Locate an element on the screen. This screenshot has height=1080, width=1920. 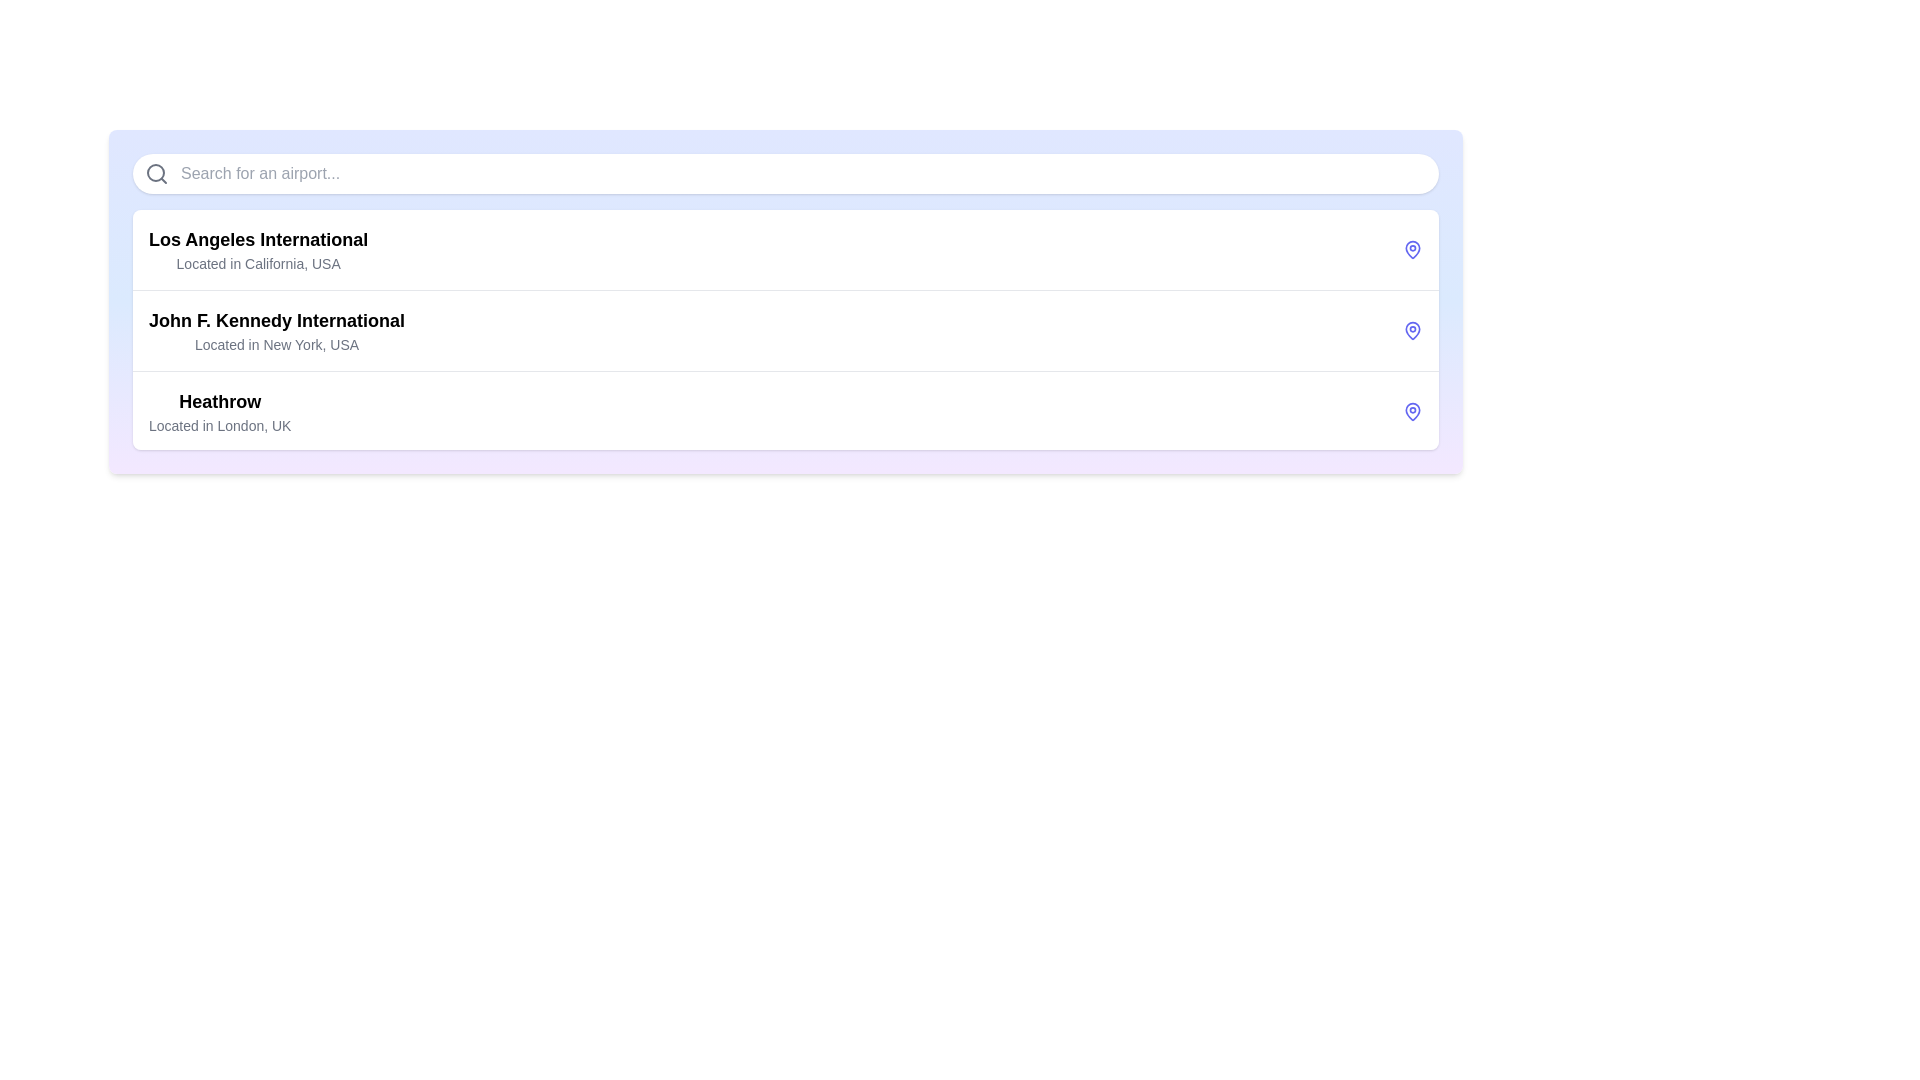
the list item identifying 'Heathrow' is located at coordinates (785, 410).